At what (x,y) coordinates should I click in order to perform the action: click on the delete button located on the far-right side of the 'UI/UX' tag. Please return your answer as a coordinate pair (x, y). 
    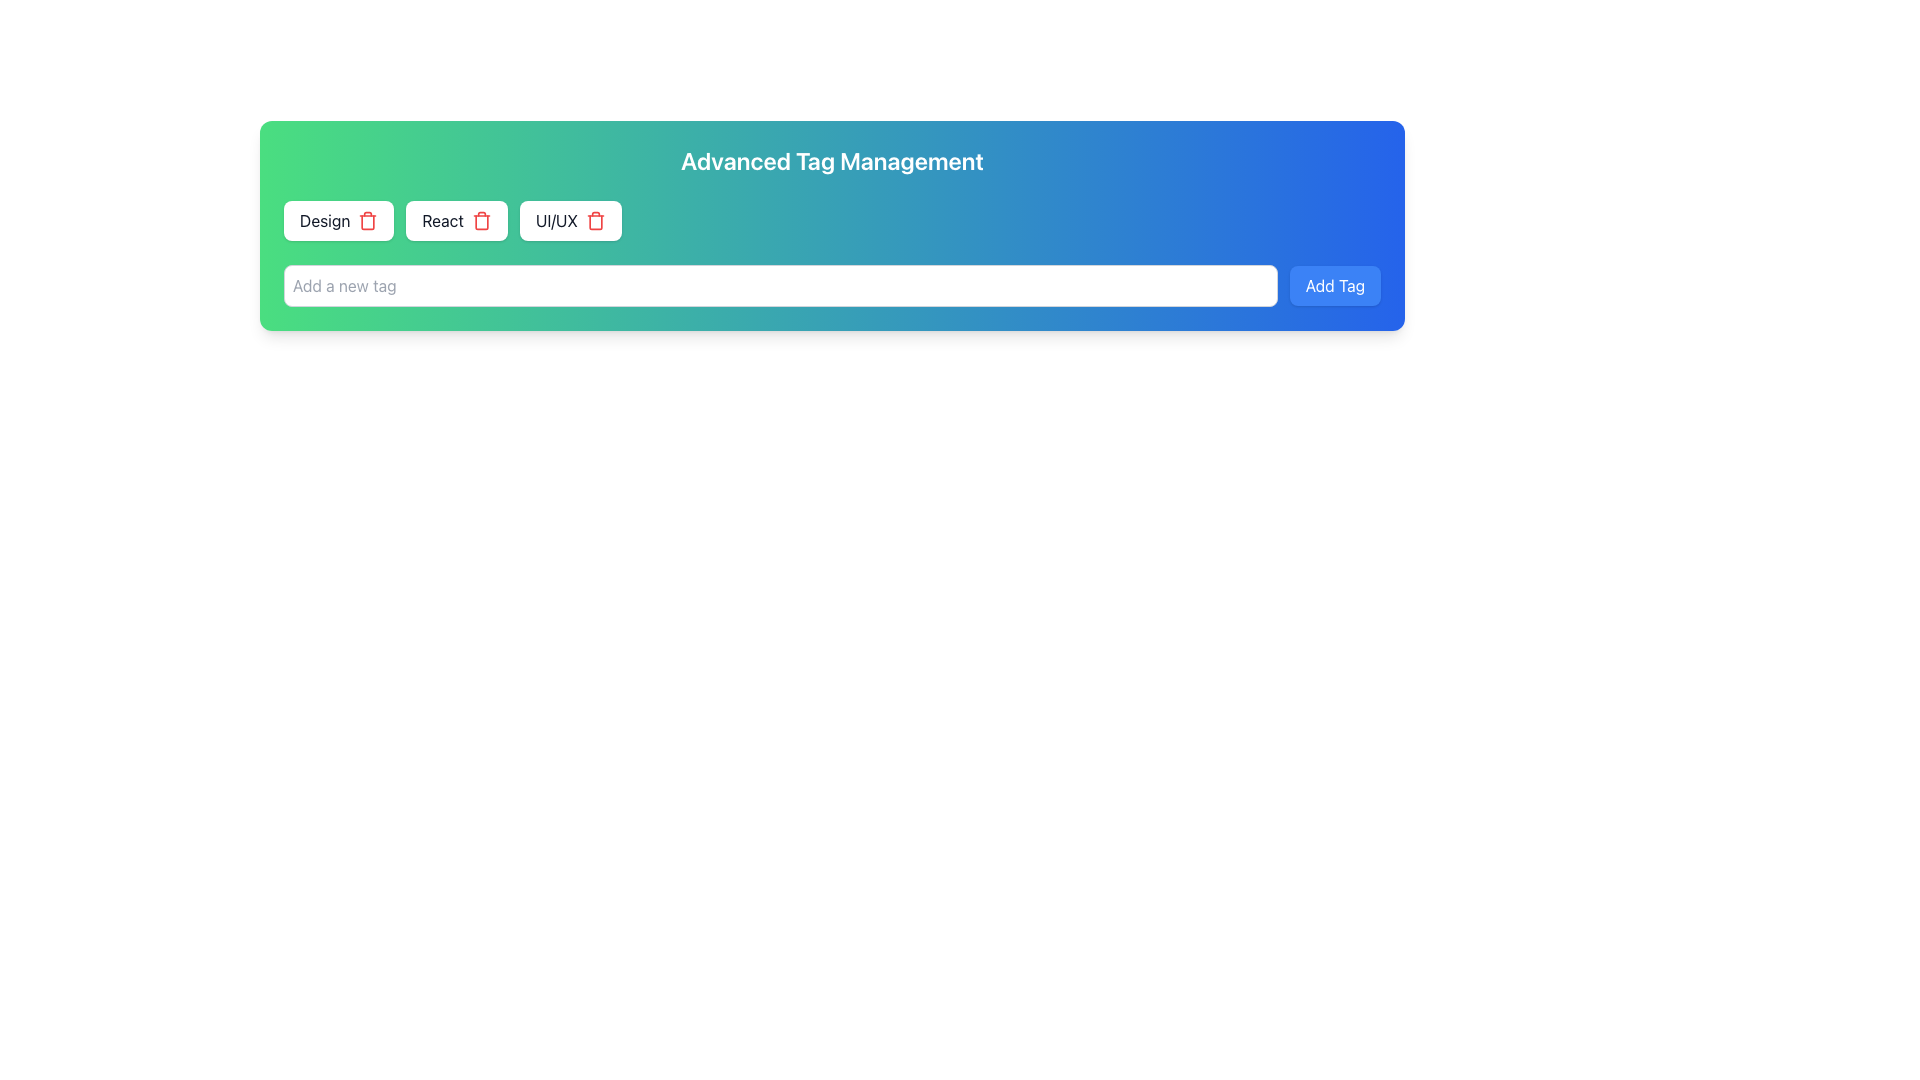
    Looking at the image, I should click on (594, 220).